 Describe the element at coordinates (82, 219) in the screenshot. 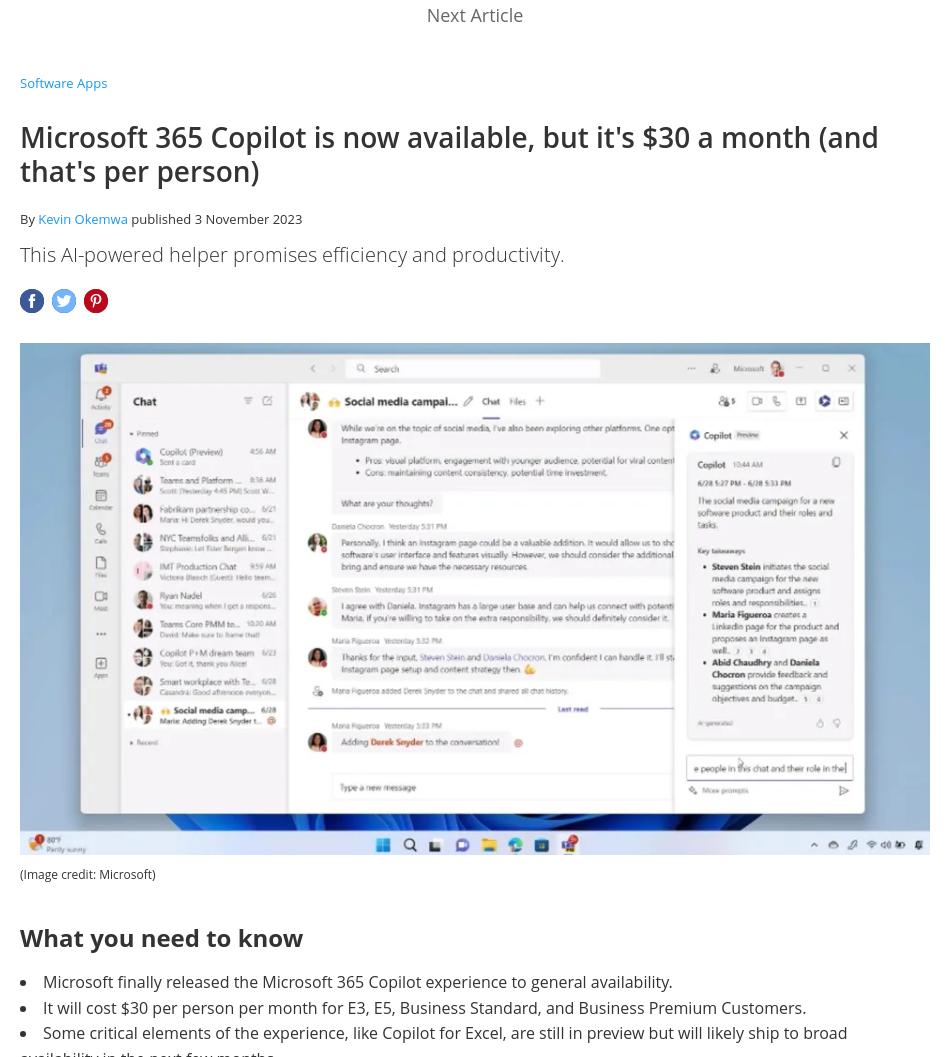

I see `'Kevin Okemwa'` at that location.